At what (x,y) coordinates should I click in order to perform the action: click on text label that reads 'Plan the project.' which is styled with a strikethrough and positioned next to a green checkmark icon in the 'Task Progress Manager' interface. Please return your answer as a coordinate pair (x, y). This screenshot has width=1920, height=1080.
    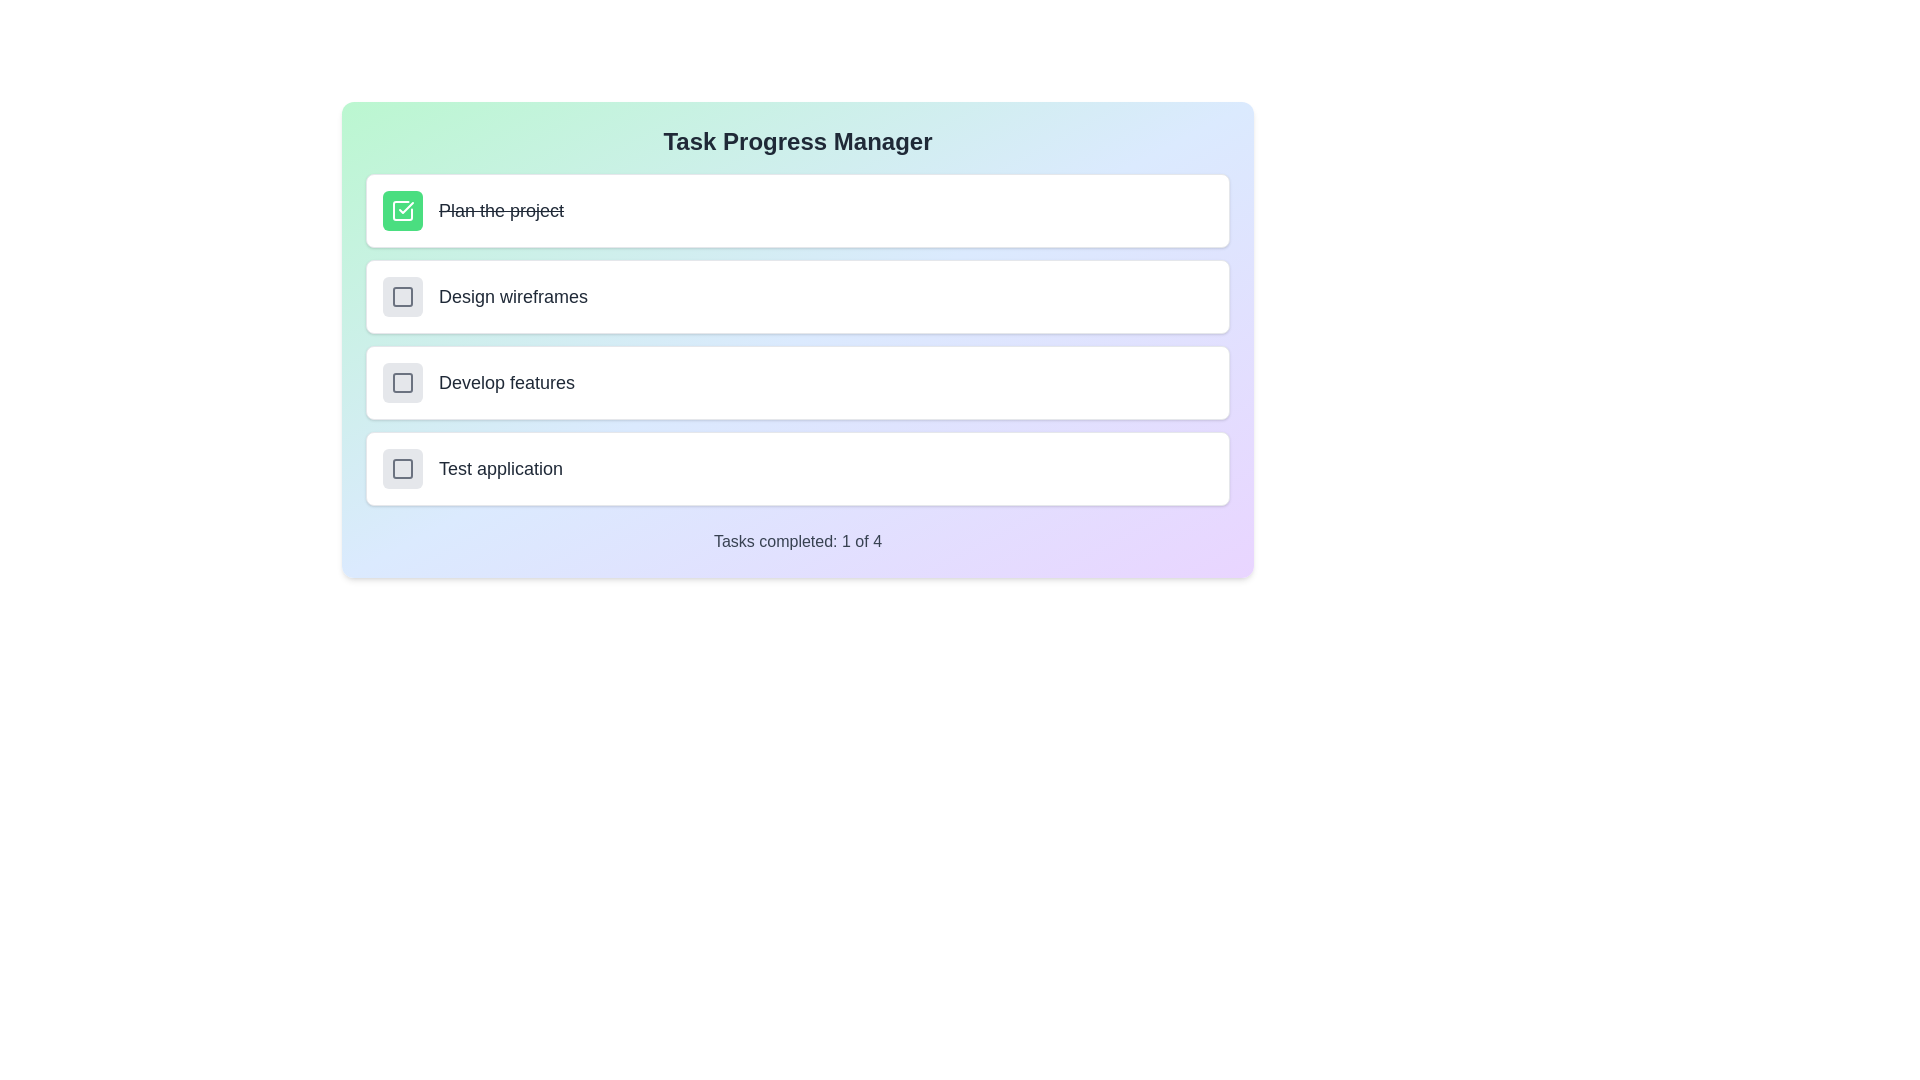
    Looking at the image, I should click on (501, 211).